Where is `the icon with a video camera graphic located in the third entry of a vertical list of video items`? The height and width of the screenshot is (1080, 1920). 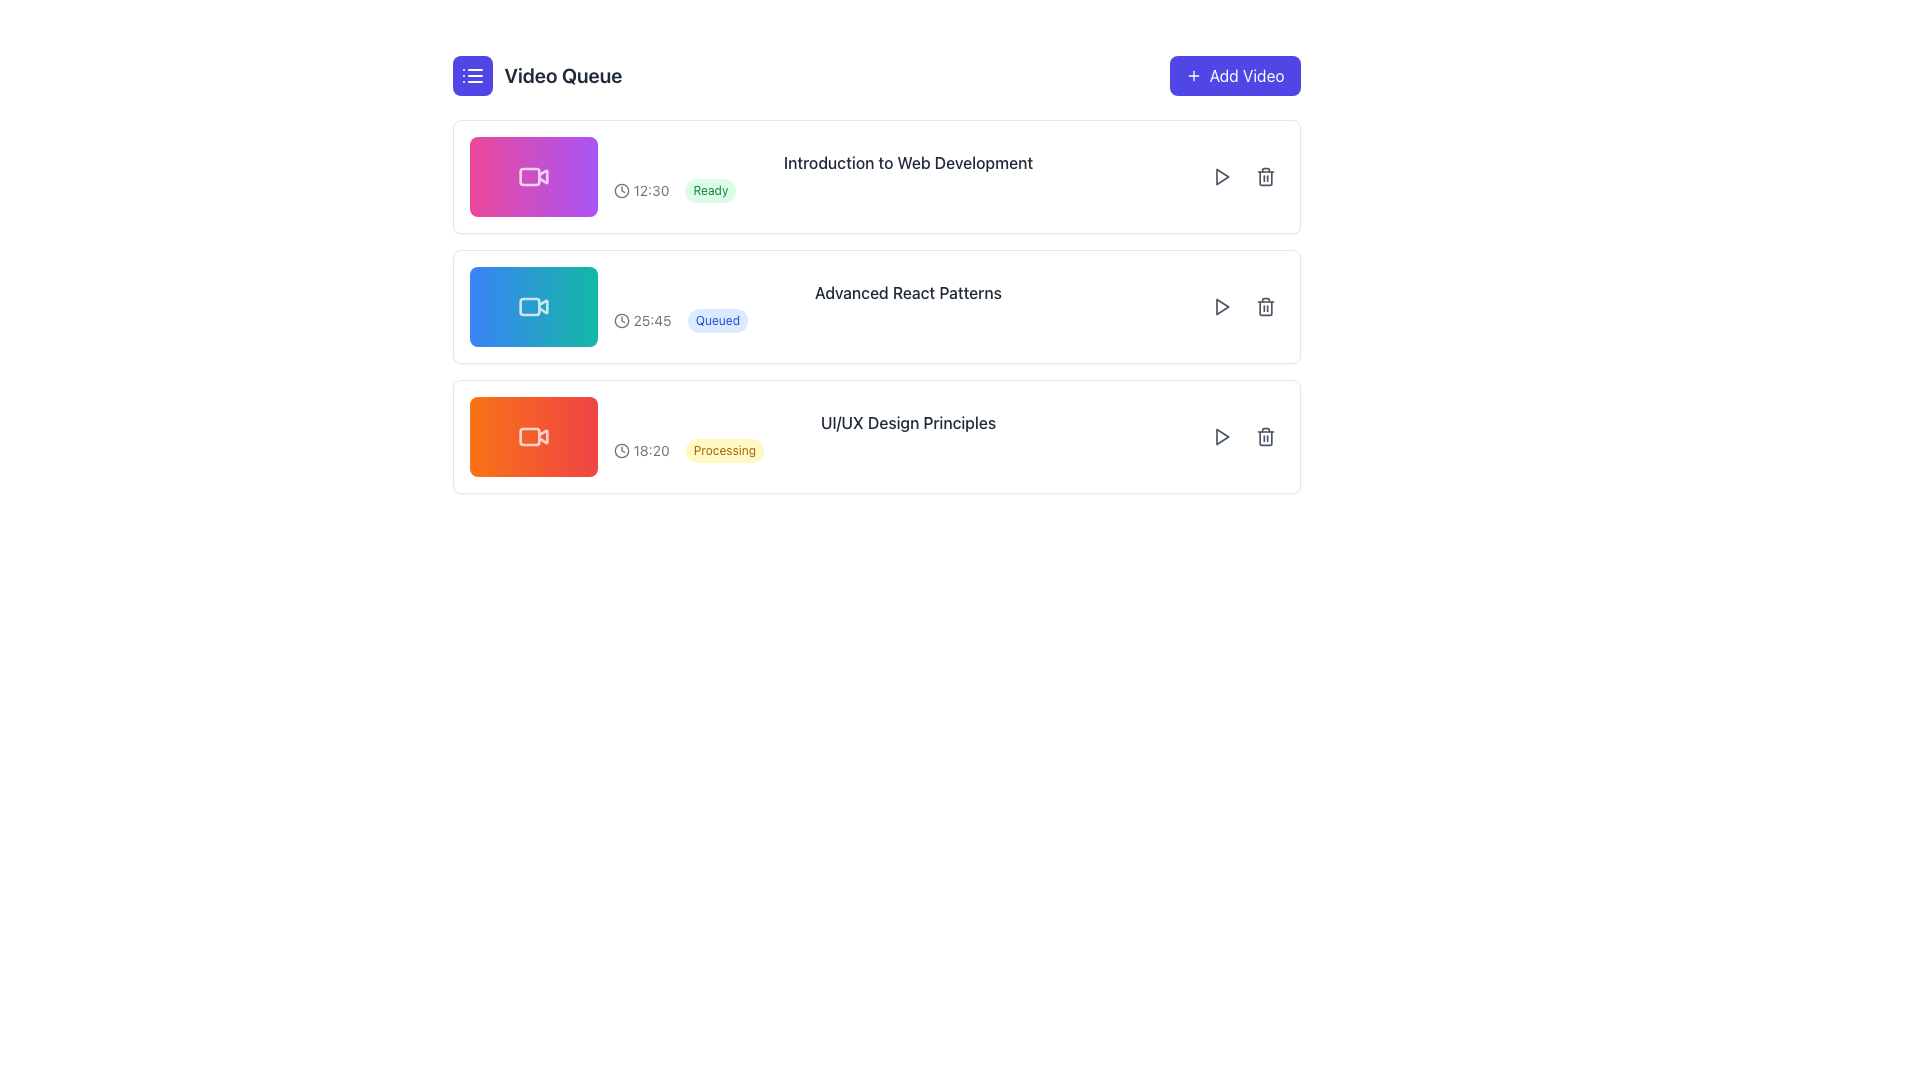
the icon with a video camera graphic located in the third entry of a vertical list of video items is located at coordinates (529, 435).